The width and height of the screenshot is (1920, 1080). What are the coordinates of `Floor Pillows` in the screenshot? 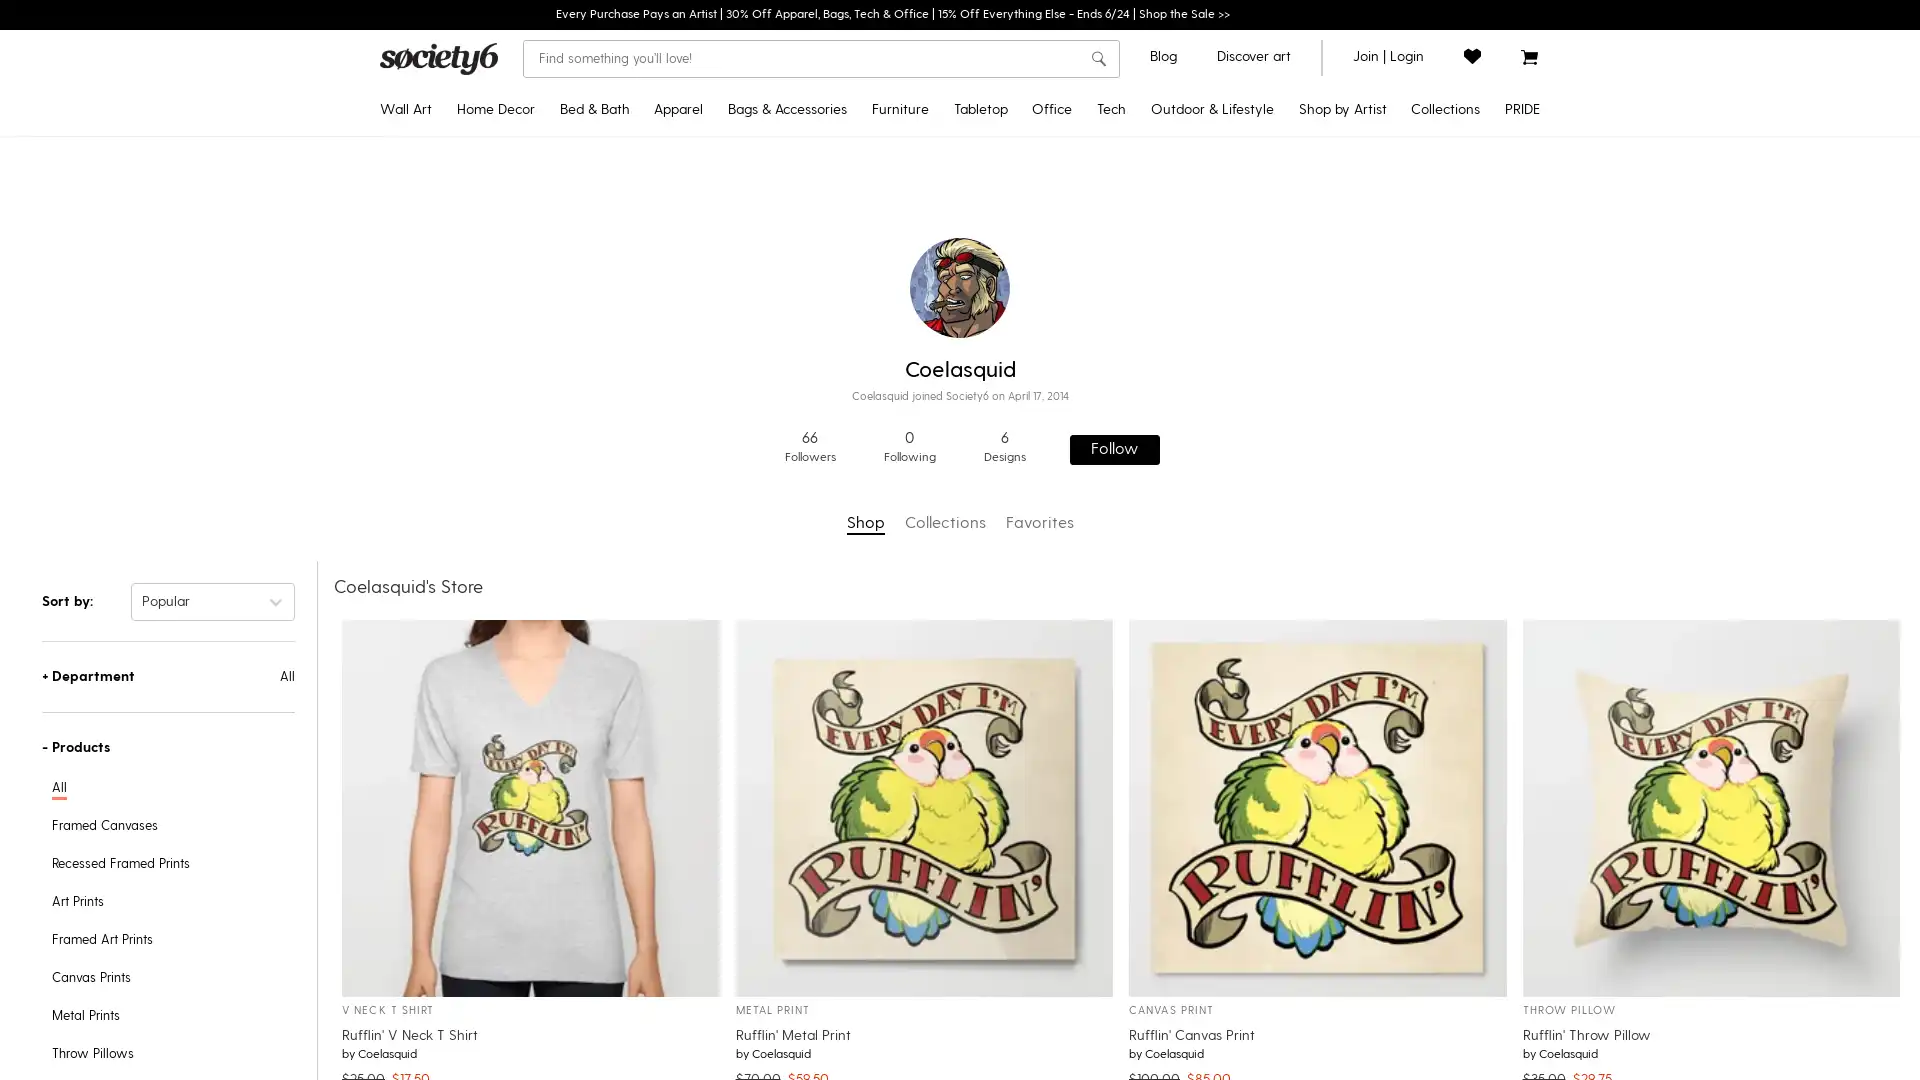 It's located at (533, 256).